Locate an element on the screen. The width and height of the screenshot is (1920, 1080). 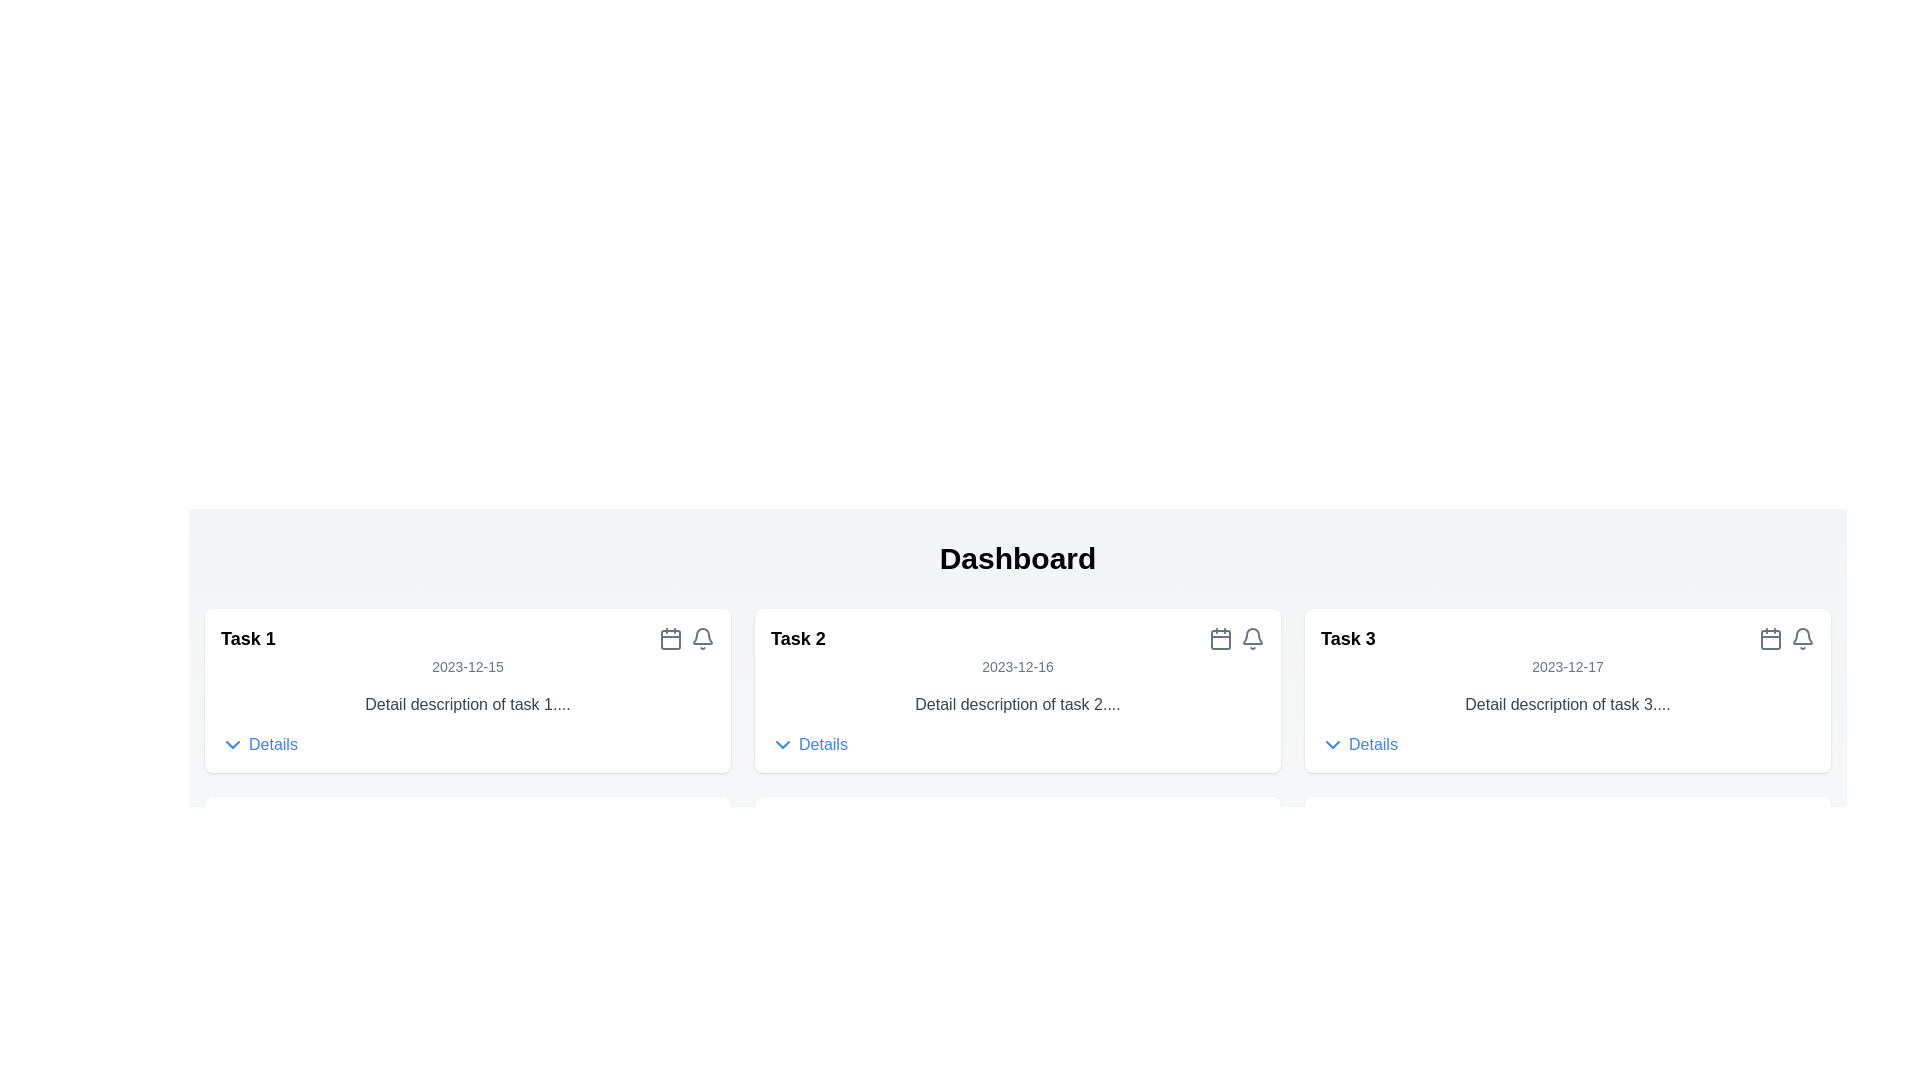
text displaying the date '2023-12-16' located under the title 'Task 2' in the second card of a three-card layout is located at coordinates (1017, 667).